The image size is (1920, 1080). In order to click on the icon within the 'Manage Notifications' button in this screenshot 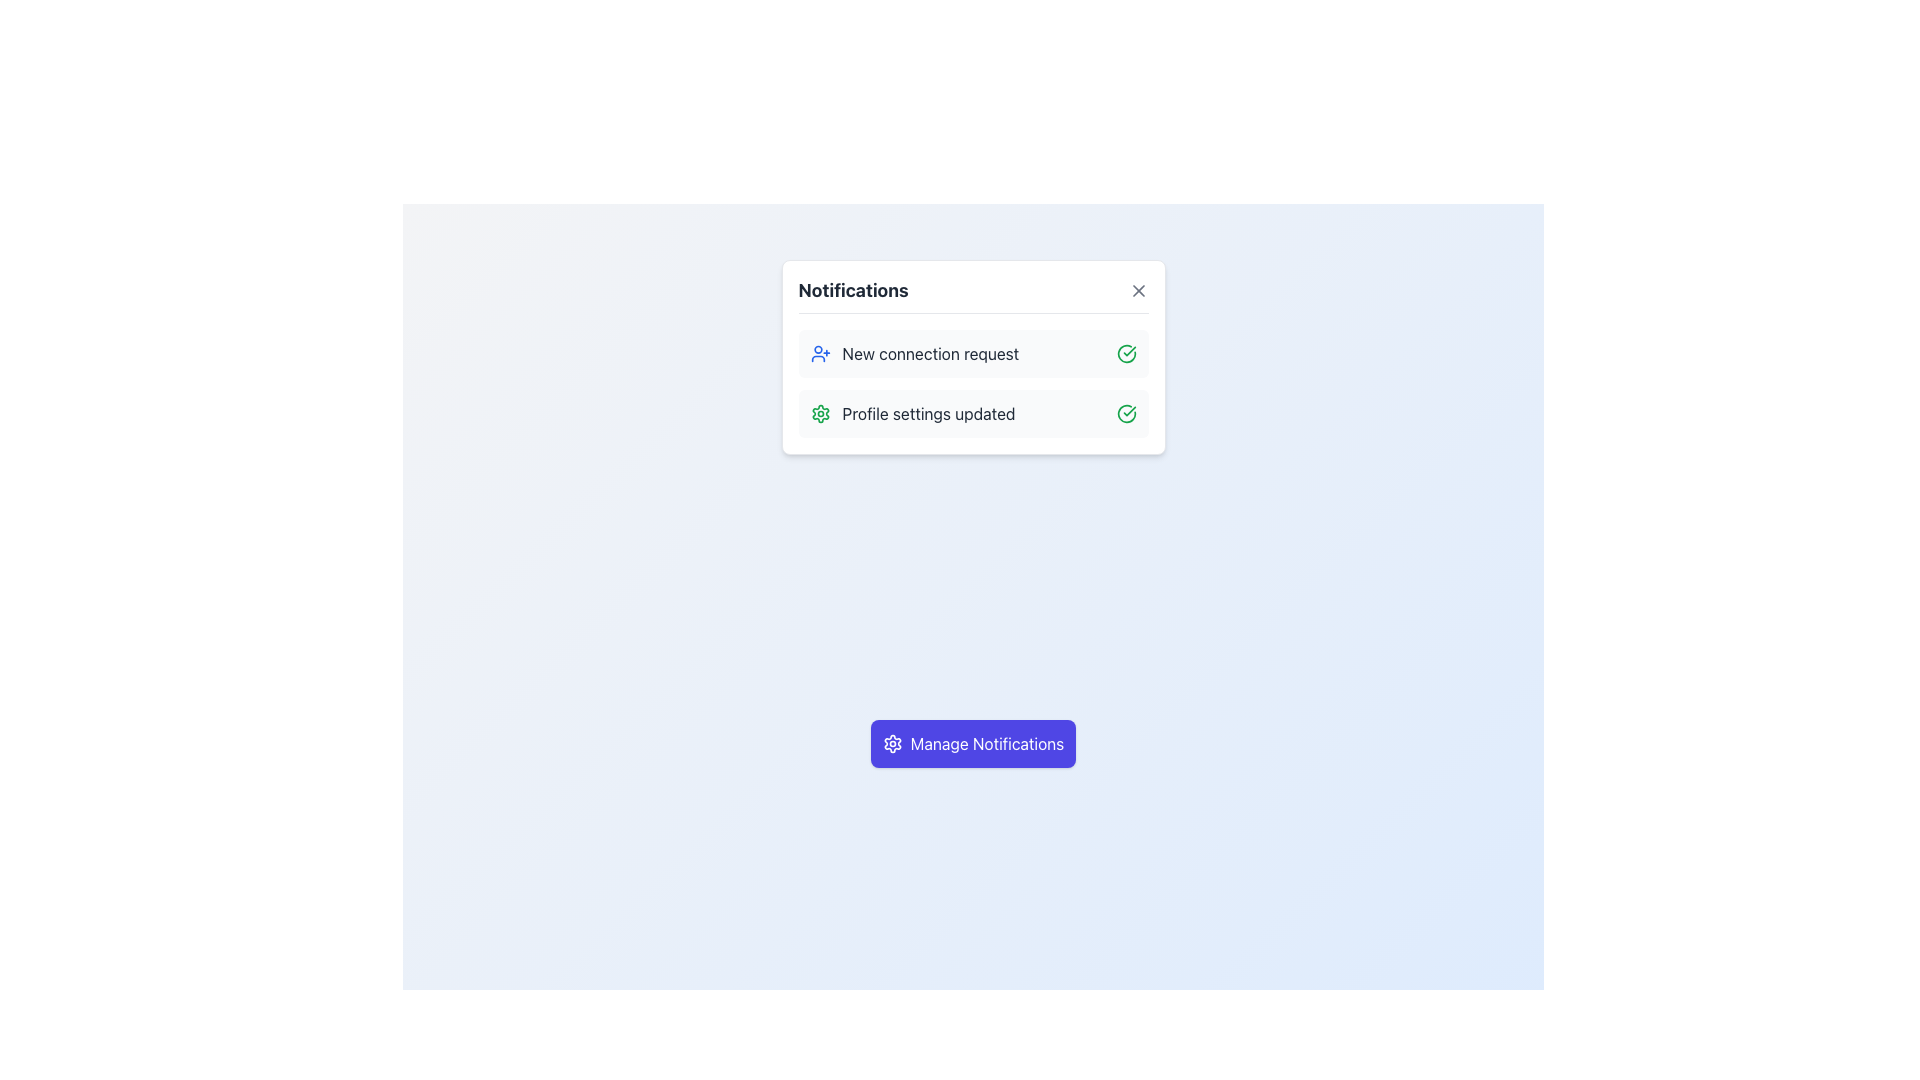, I will do `click(891, 744)`.